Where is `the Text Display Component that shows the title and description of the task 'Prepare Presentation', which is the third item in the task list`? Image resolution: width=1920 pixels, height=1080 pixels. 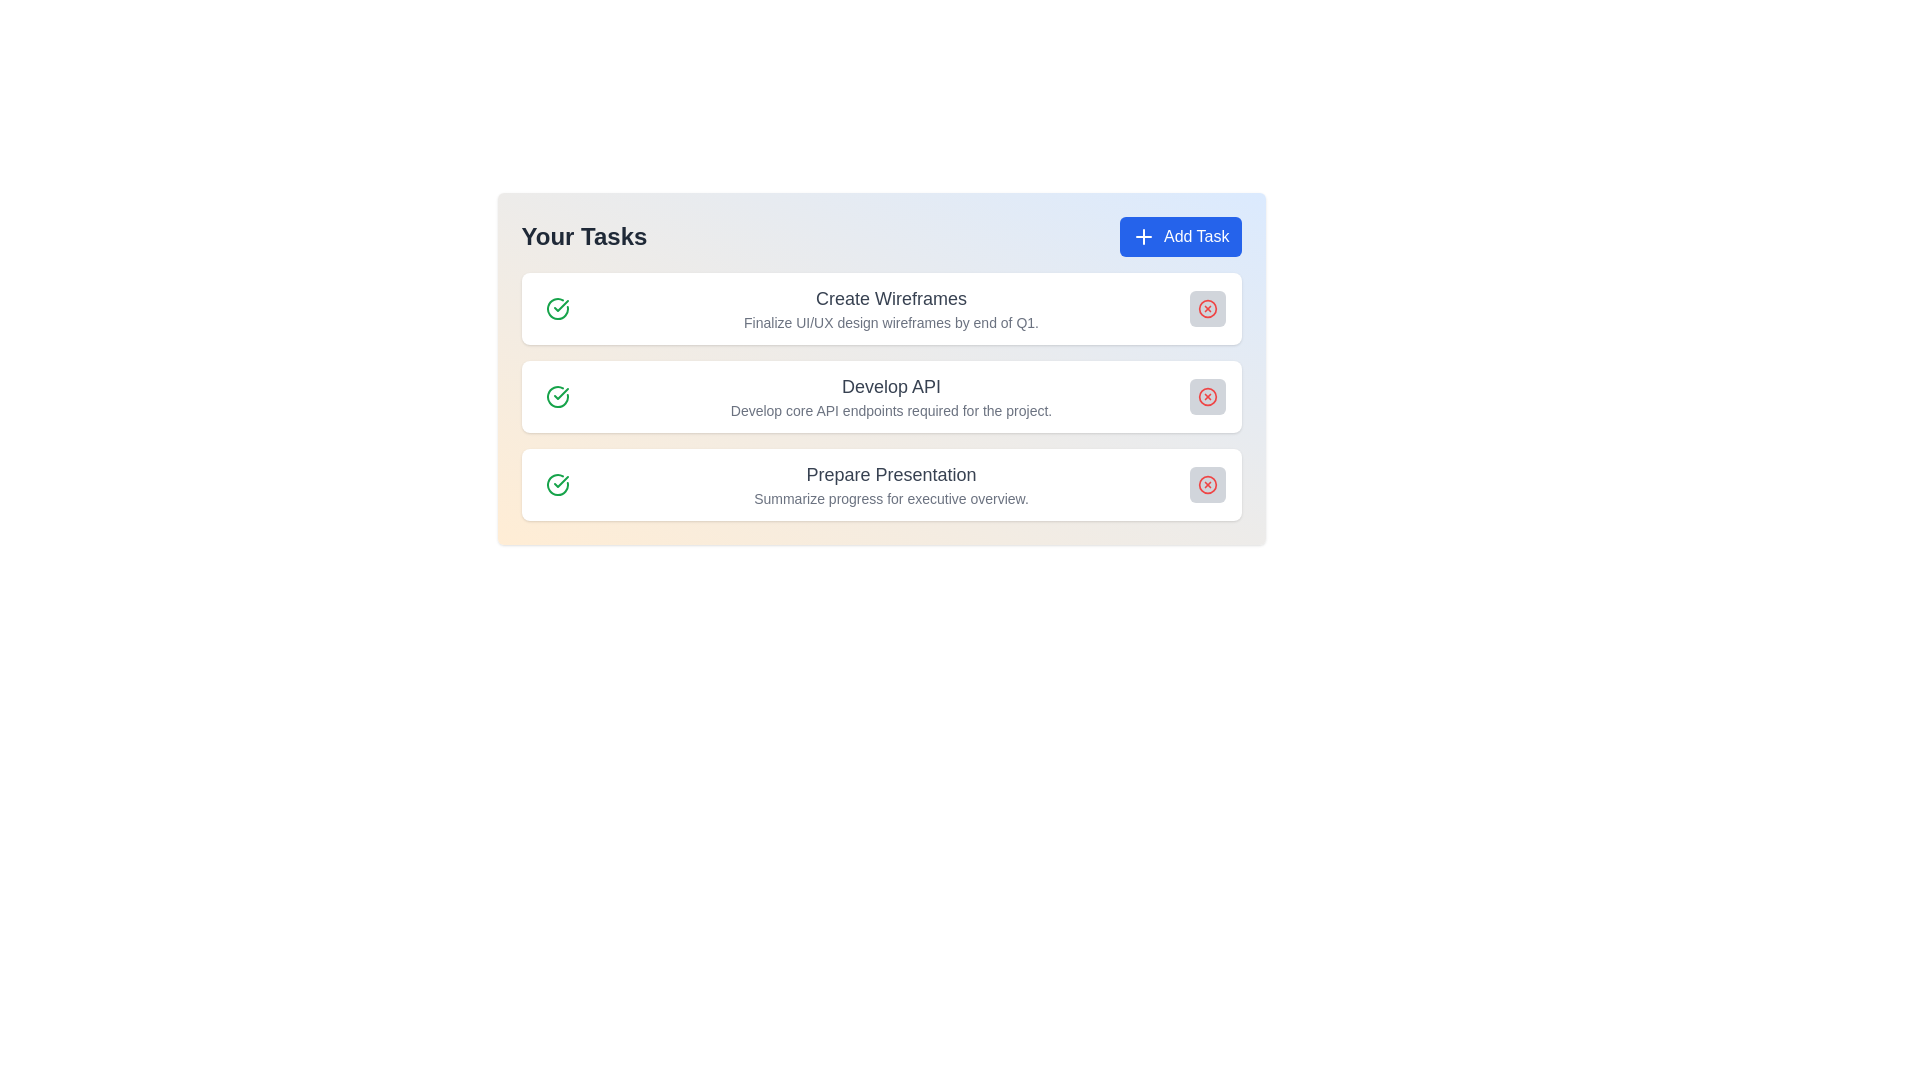
the Text Display Component that shows the title and description of the task 'Prepare Presentation', which is the third item in the task list is located at coordinates (890, 485).